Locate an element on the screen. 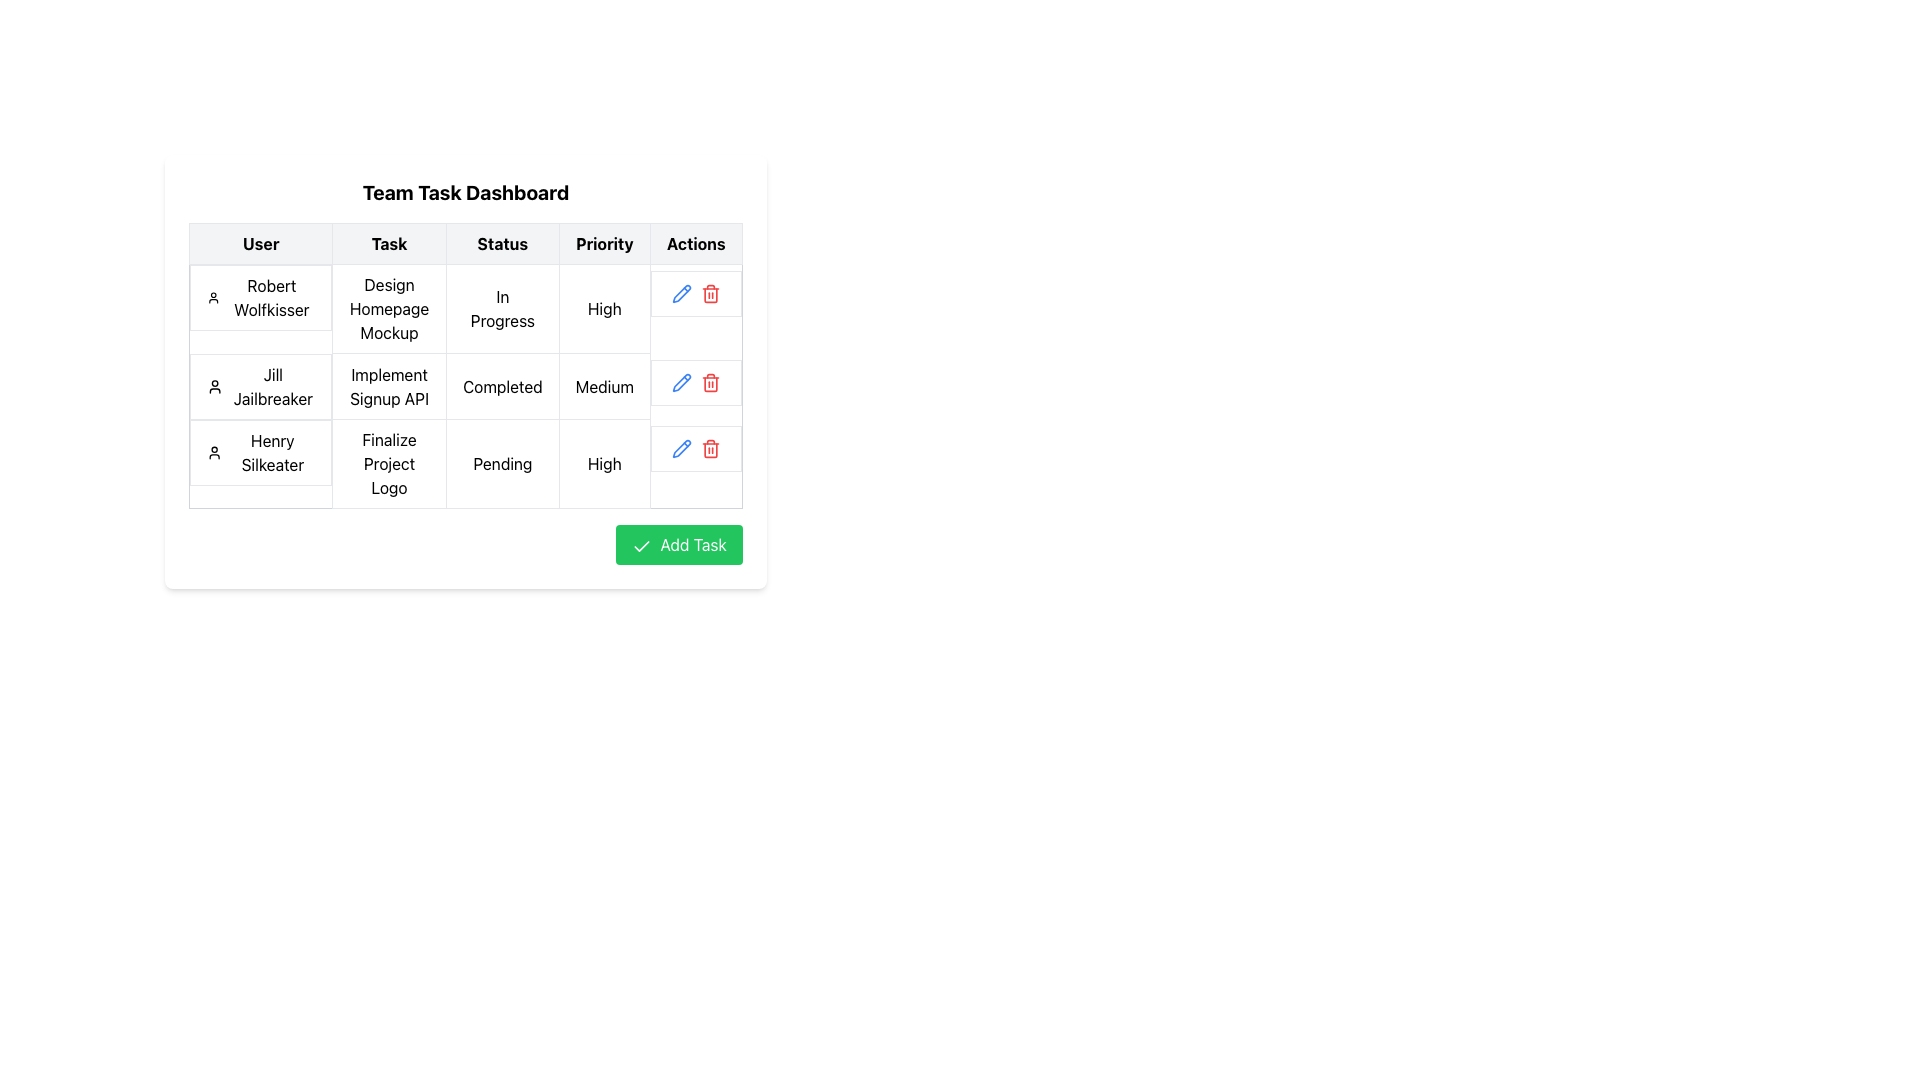  the edit icon button in the 'Actions' column of the first row in the task table to initiate editing is located at coordinates (682, 447).